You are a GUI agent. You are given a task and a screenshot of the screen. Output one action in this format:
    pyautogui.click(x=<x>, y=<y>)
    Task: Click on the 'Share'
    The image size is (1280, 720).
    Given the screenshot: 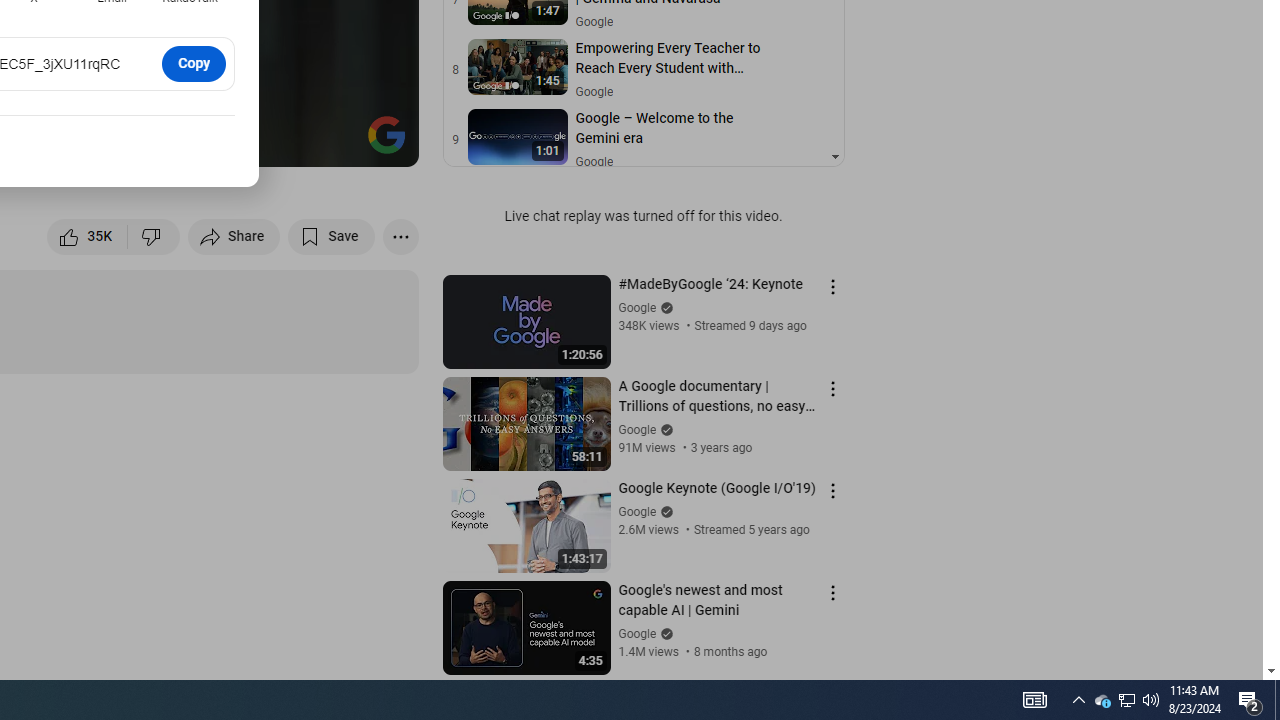 What is the action you would take?
    pyautogui.click(x=234, y=235)
    